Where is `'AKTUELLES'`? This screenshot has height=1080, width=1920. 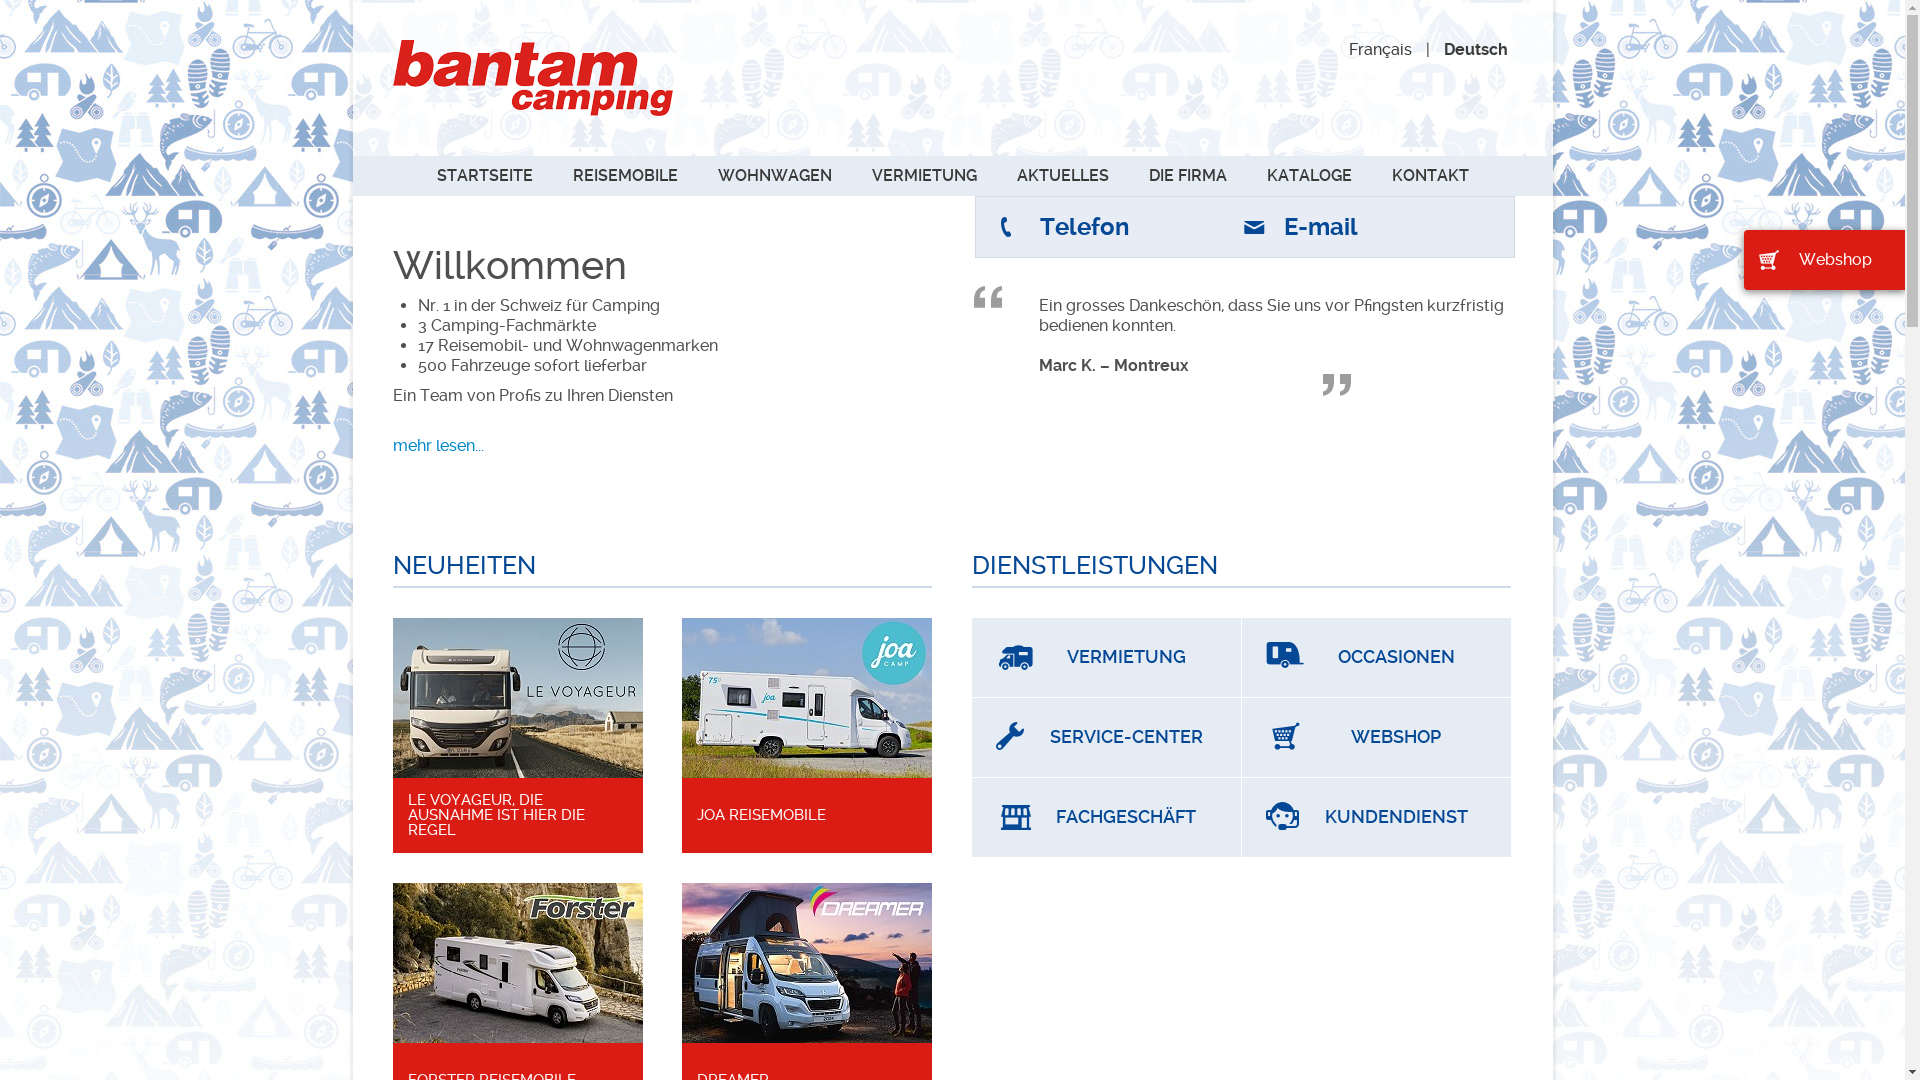 'AKTUELLES' is located at coordinates (1060, 175).